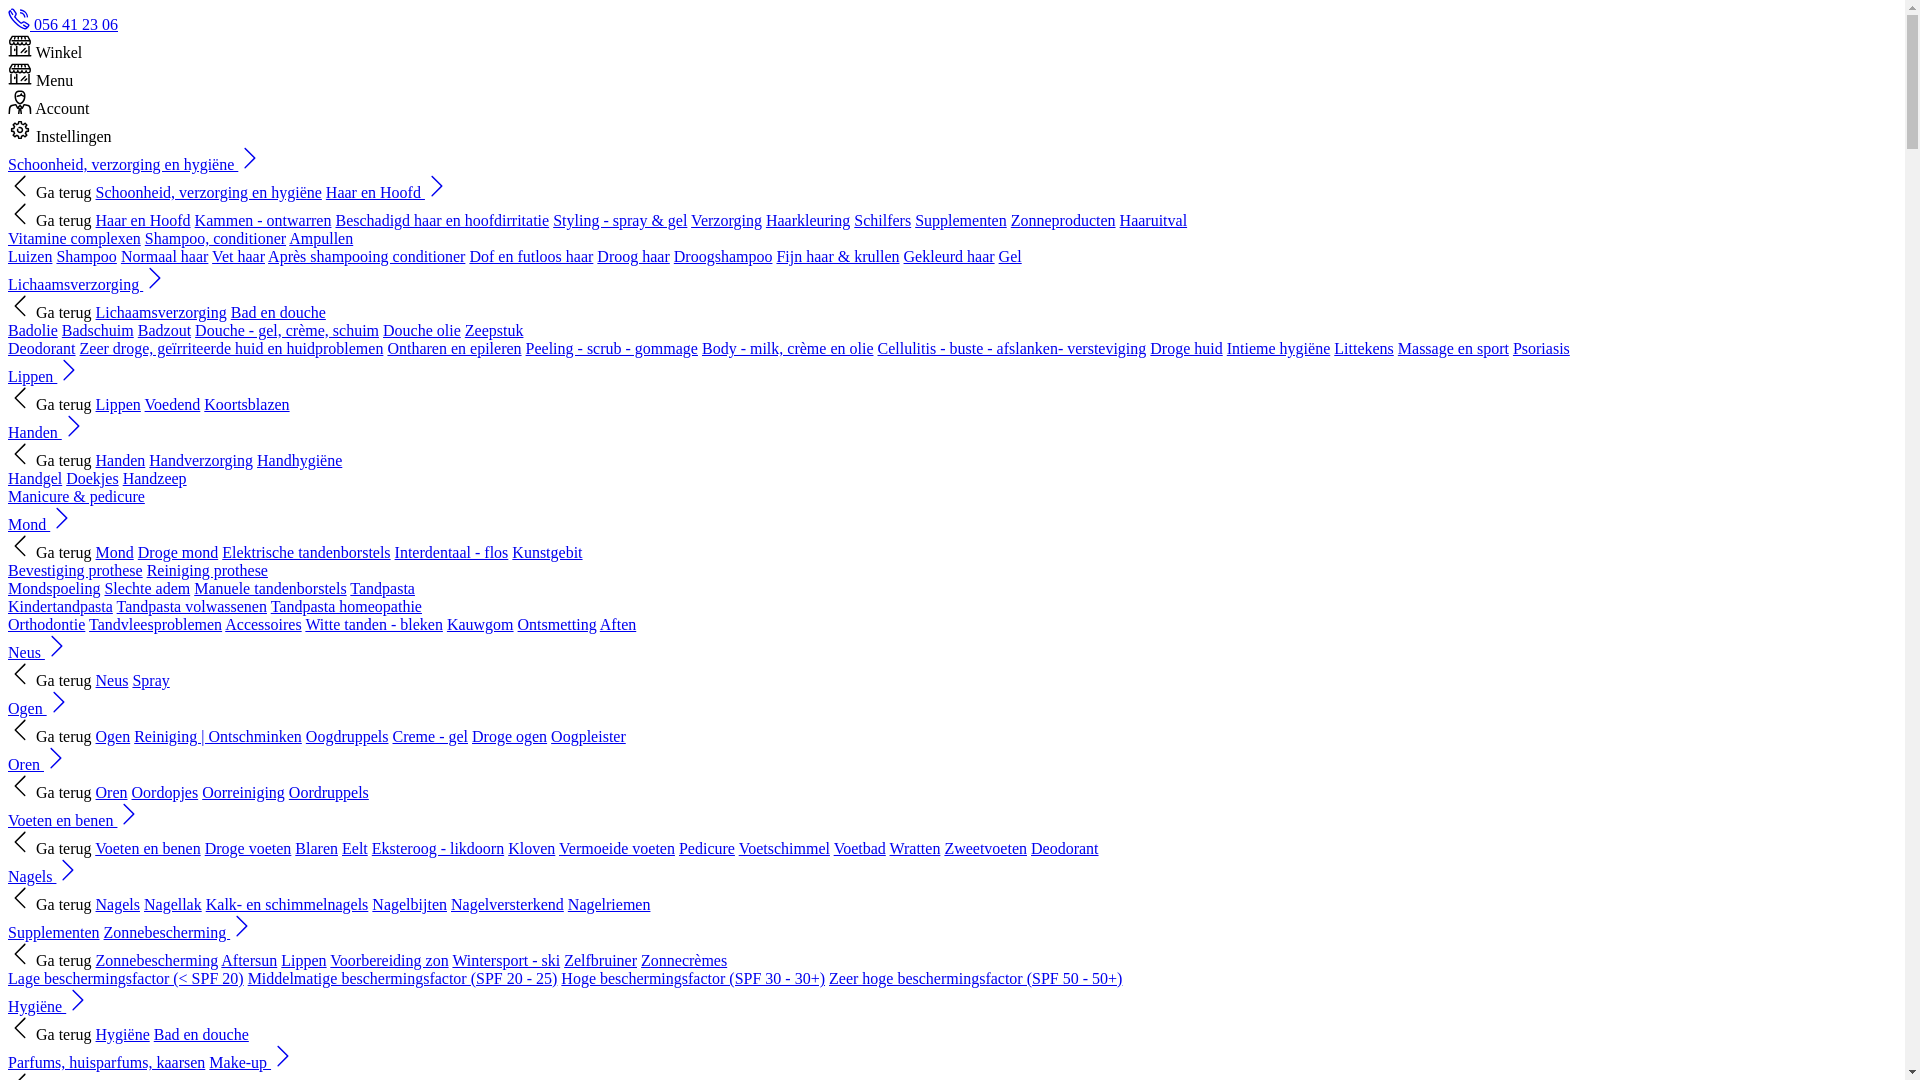 This screenshot has height=1080, width=1920. What do you see at coordinates (124, 977) in the screenshot?
I see `'Lage beschermingsfactor (< SPF 20)'` at bounding box center [124, 977].